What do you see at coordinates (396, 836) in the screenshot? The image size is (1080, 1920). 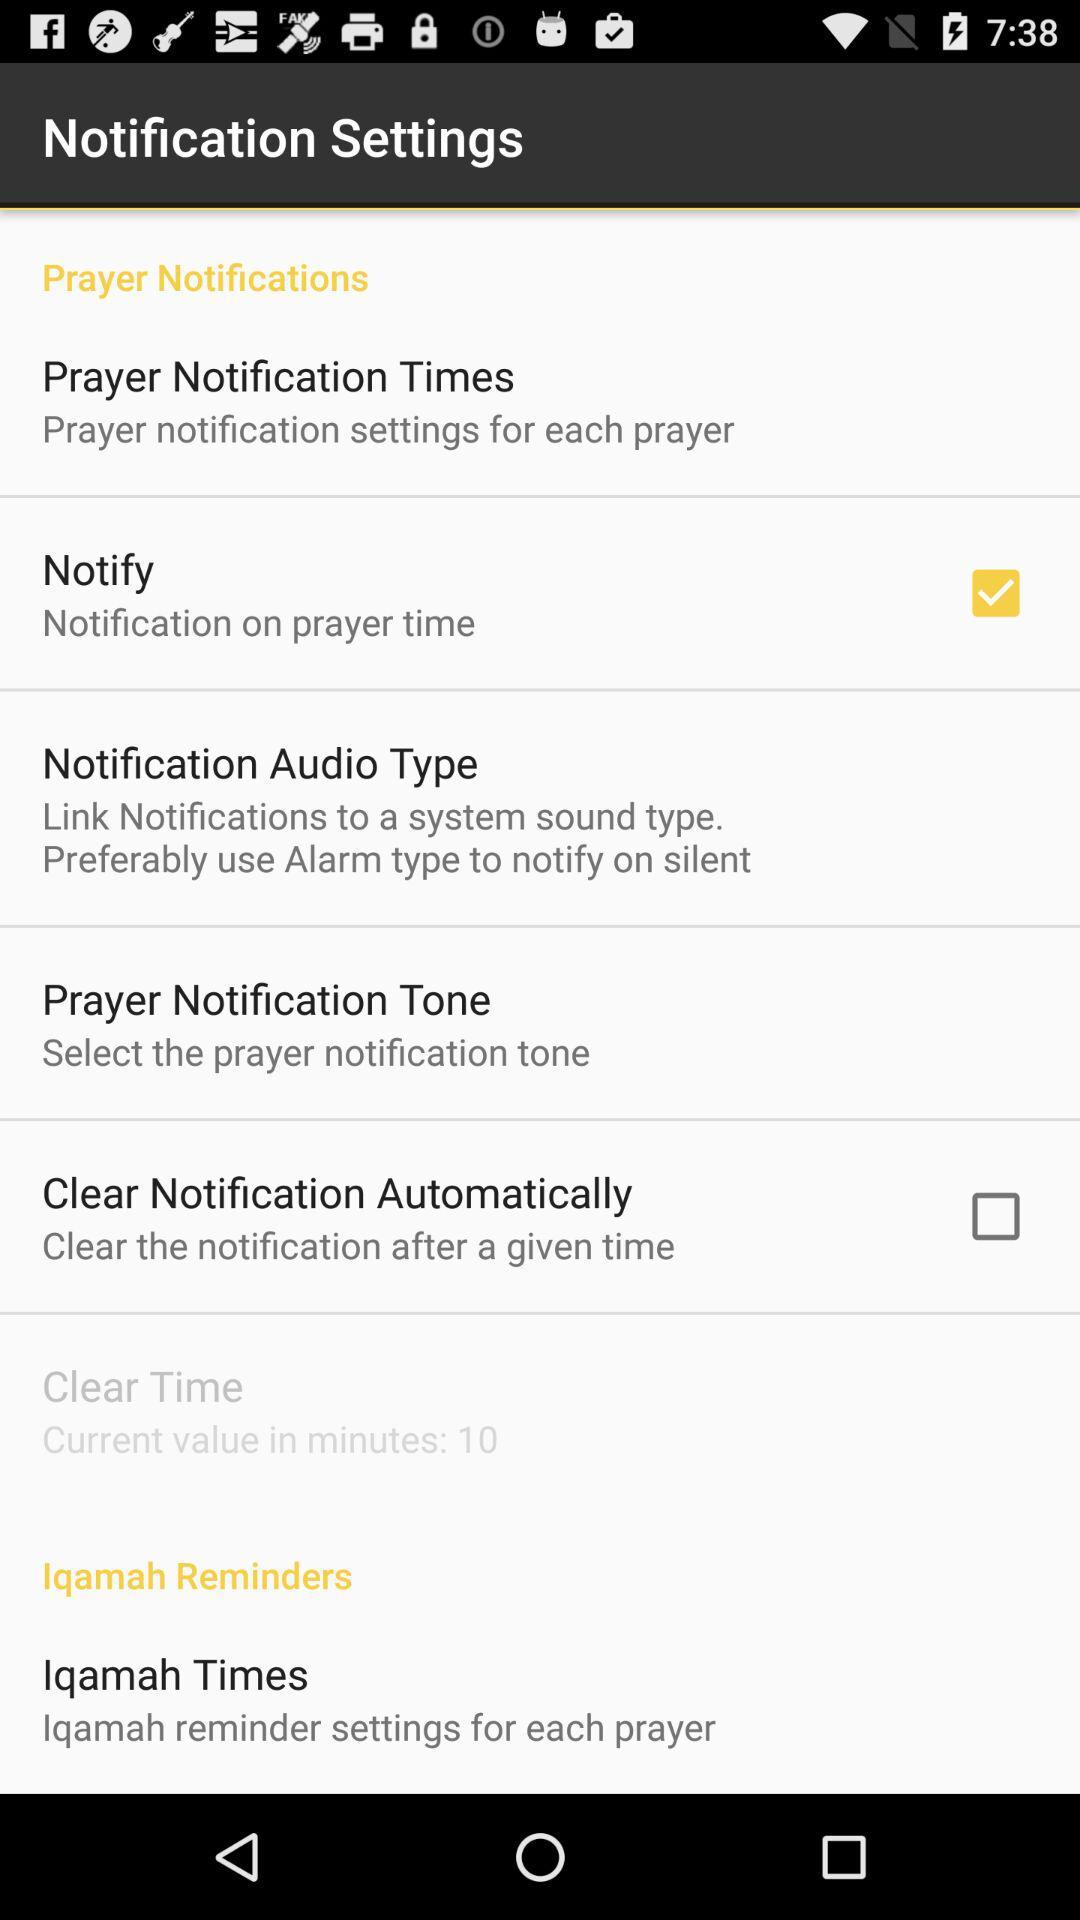 I see `the app below the notification audio type icon` at bounding box center [396, 836].